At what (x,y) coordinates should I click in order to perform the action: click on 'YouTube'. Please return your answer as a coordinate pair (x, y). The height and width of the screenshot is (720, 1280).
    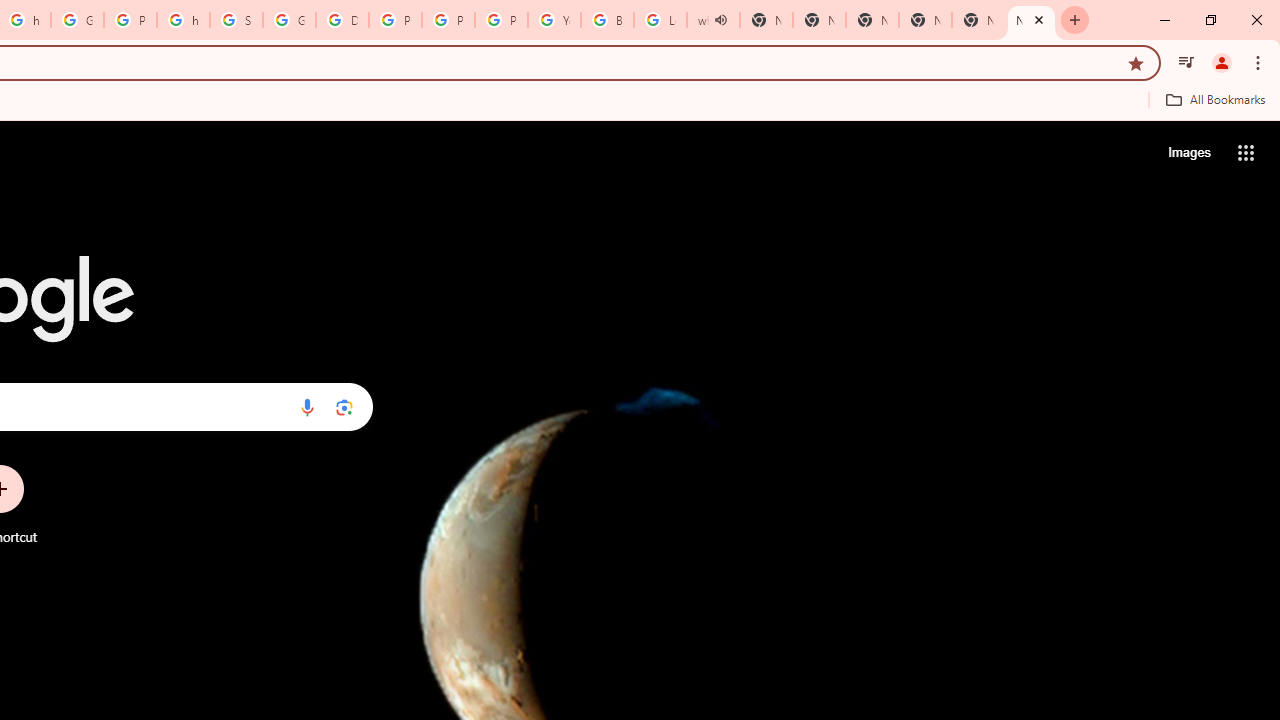
    Looking at the image, I should click on (554, 20).